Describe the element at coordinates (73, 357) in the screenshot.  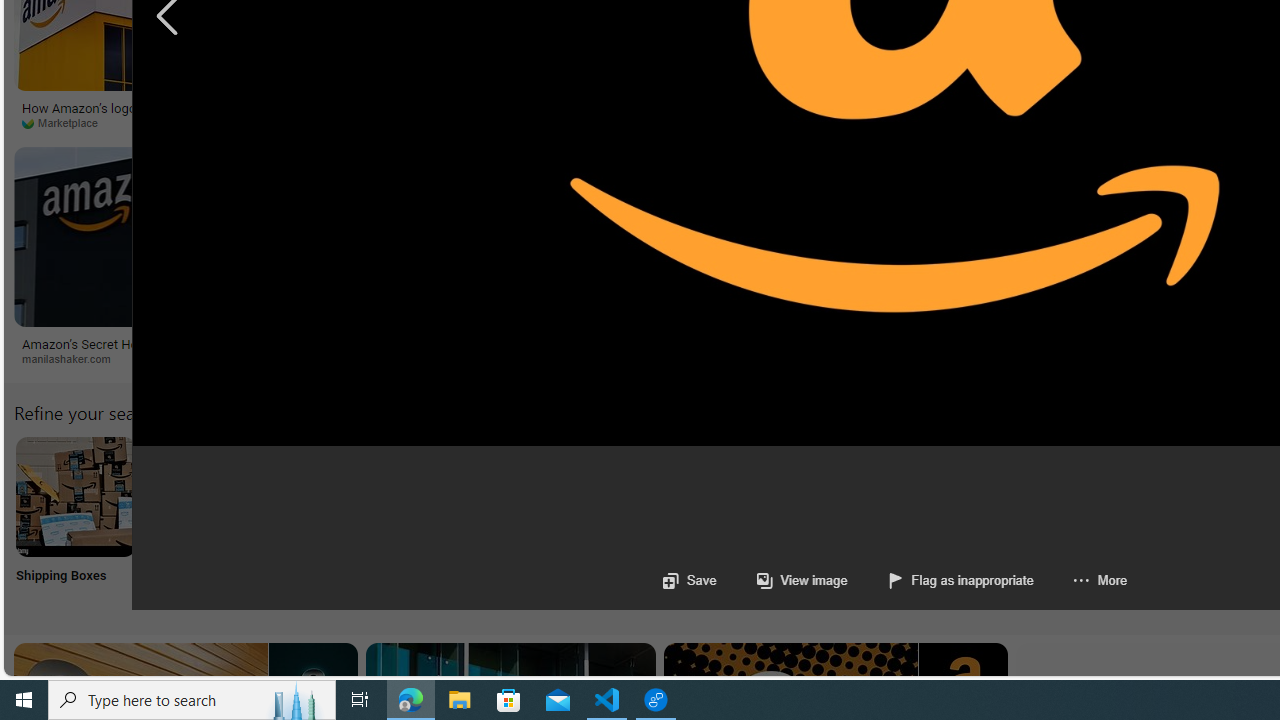
I see `'manilashaker.com'` at that location.